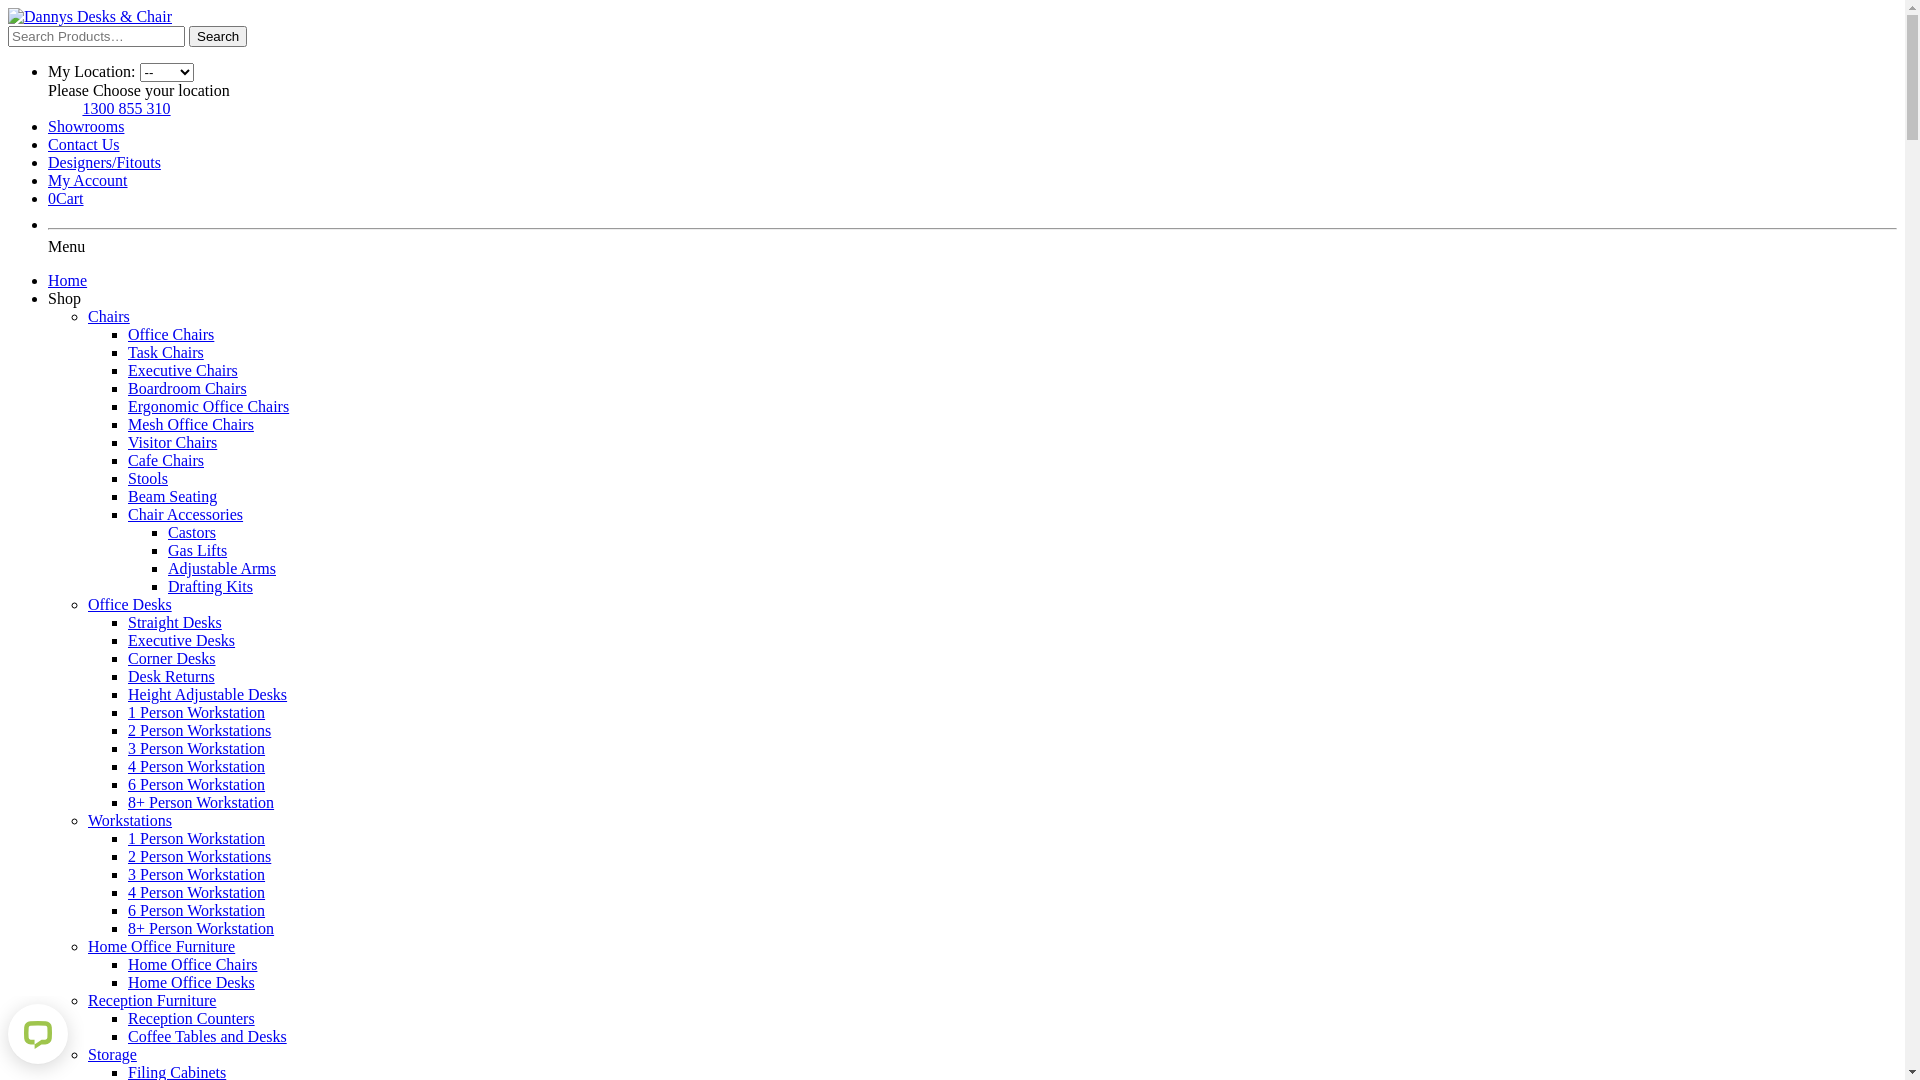 Image resolution: width=1920 pixels, height=1080 pixels. I want to click on 'Designers/Fitouts', so click(103, 161).